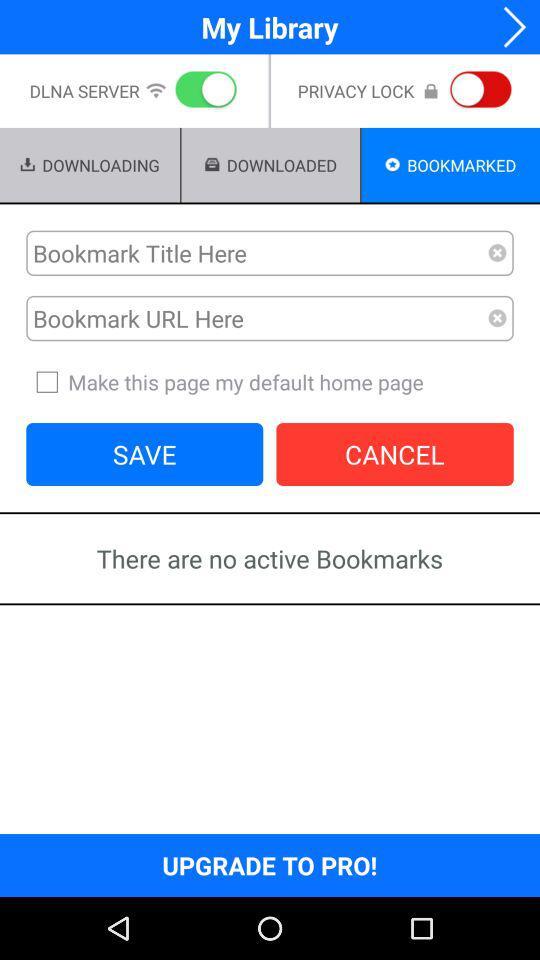  Describe the element at coordinates (507, 26) in the screenshot. I see `the arrow mark beside my library text` at that location.